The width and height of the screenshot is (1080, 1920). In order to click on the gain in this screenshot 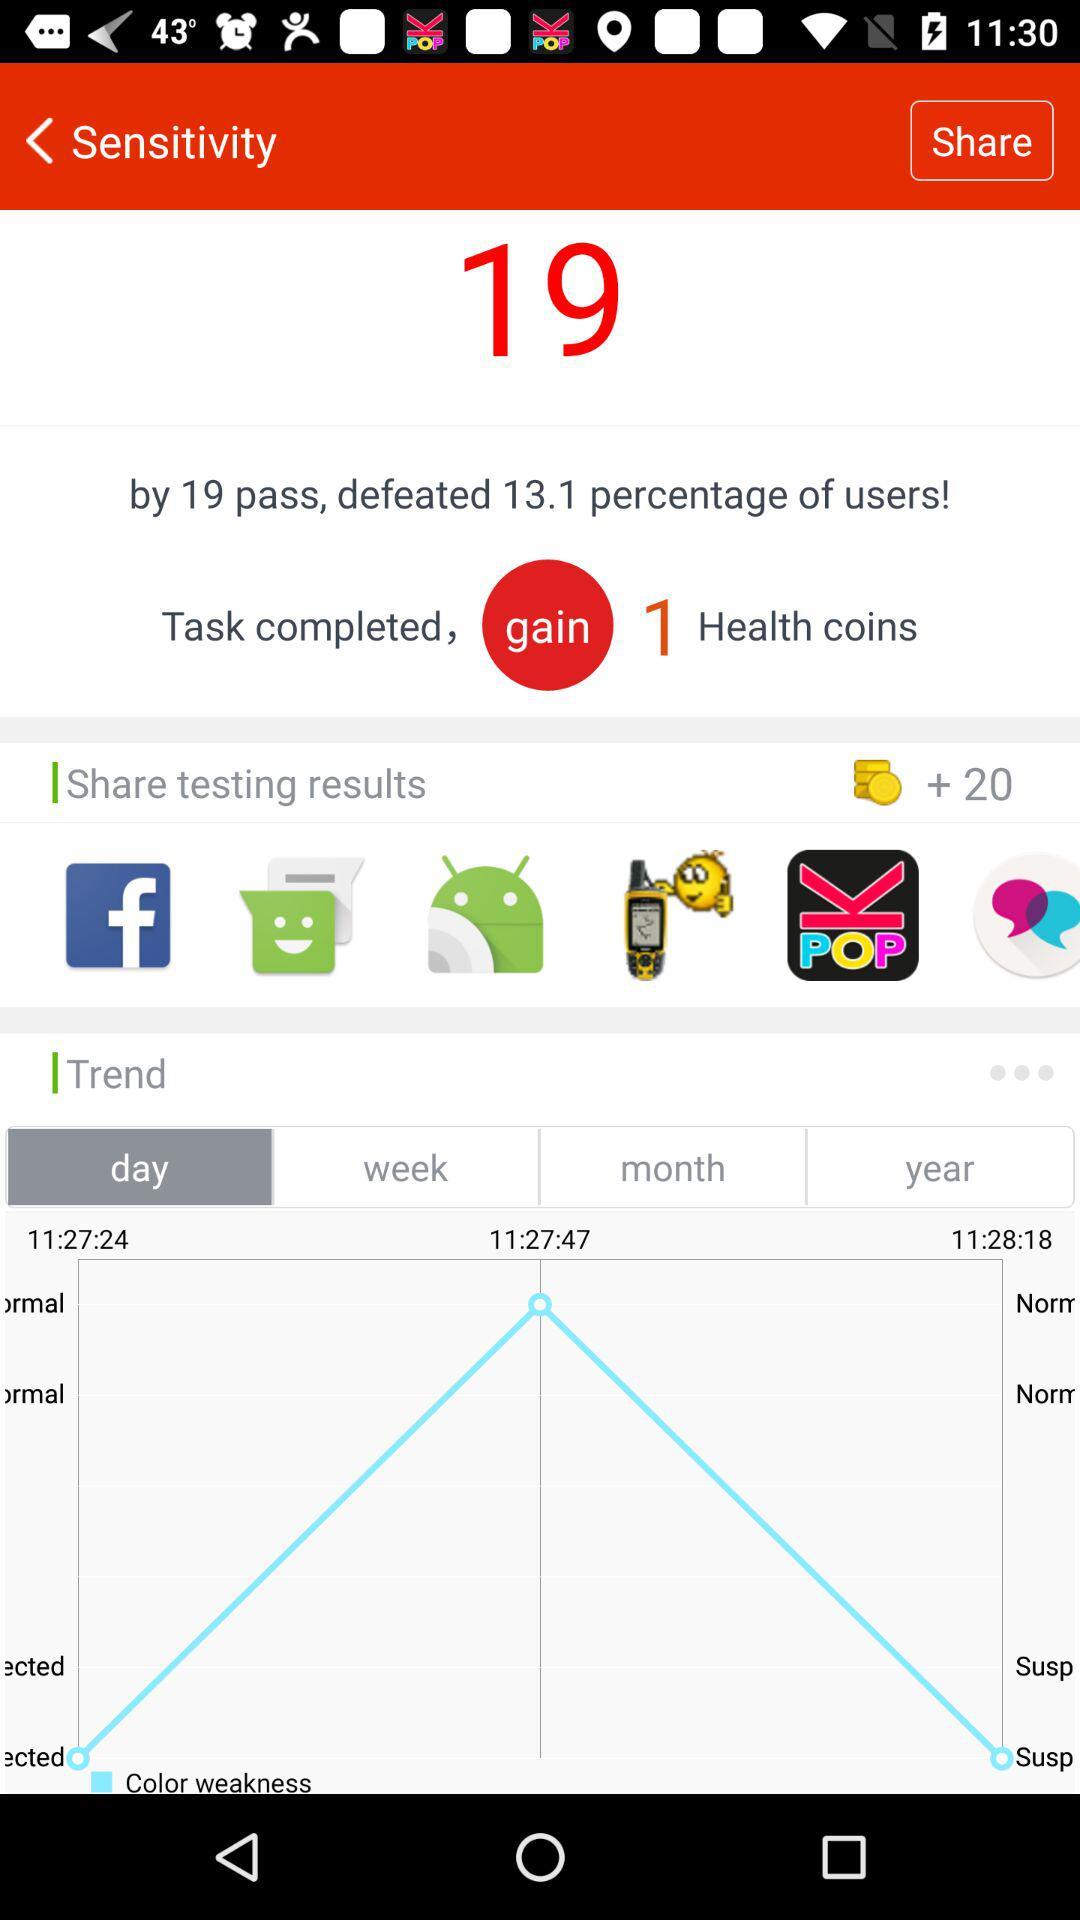, I will do `click(547, 624)`.